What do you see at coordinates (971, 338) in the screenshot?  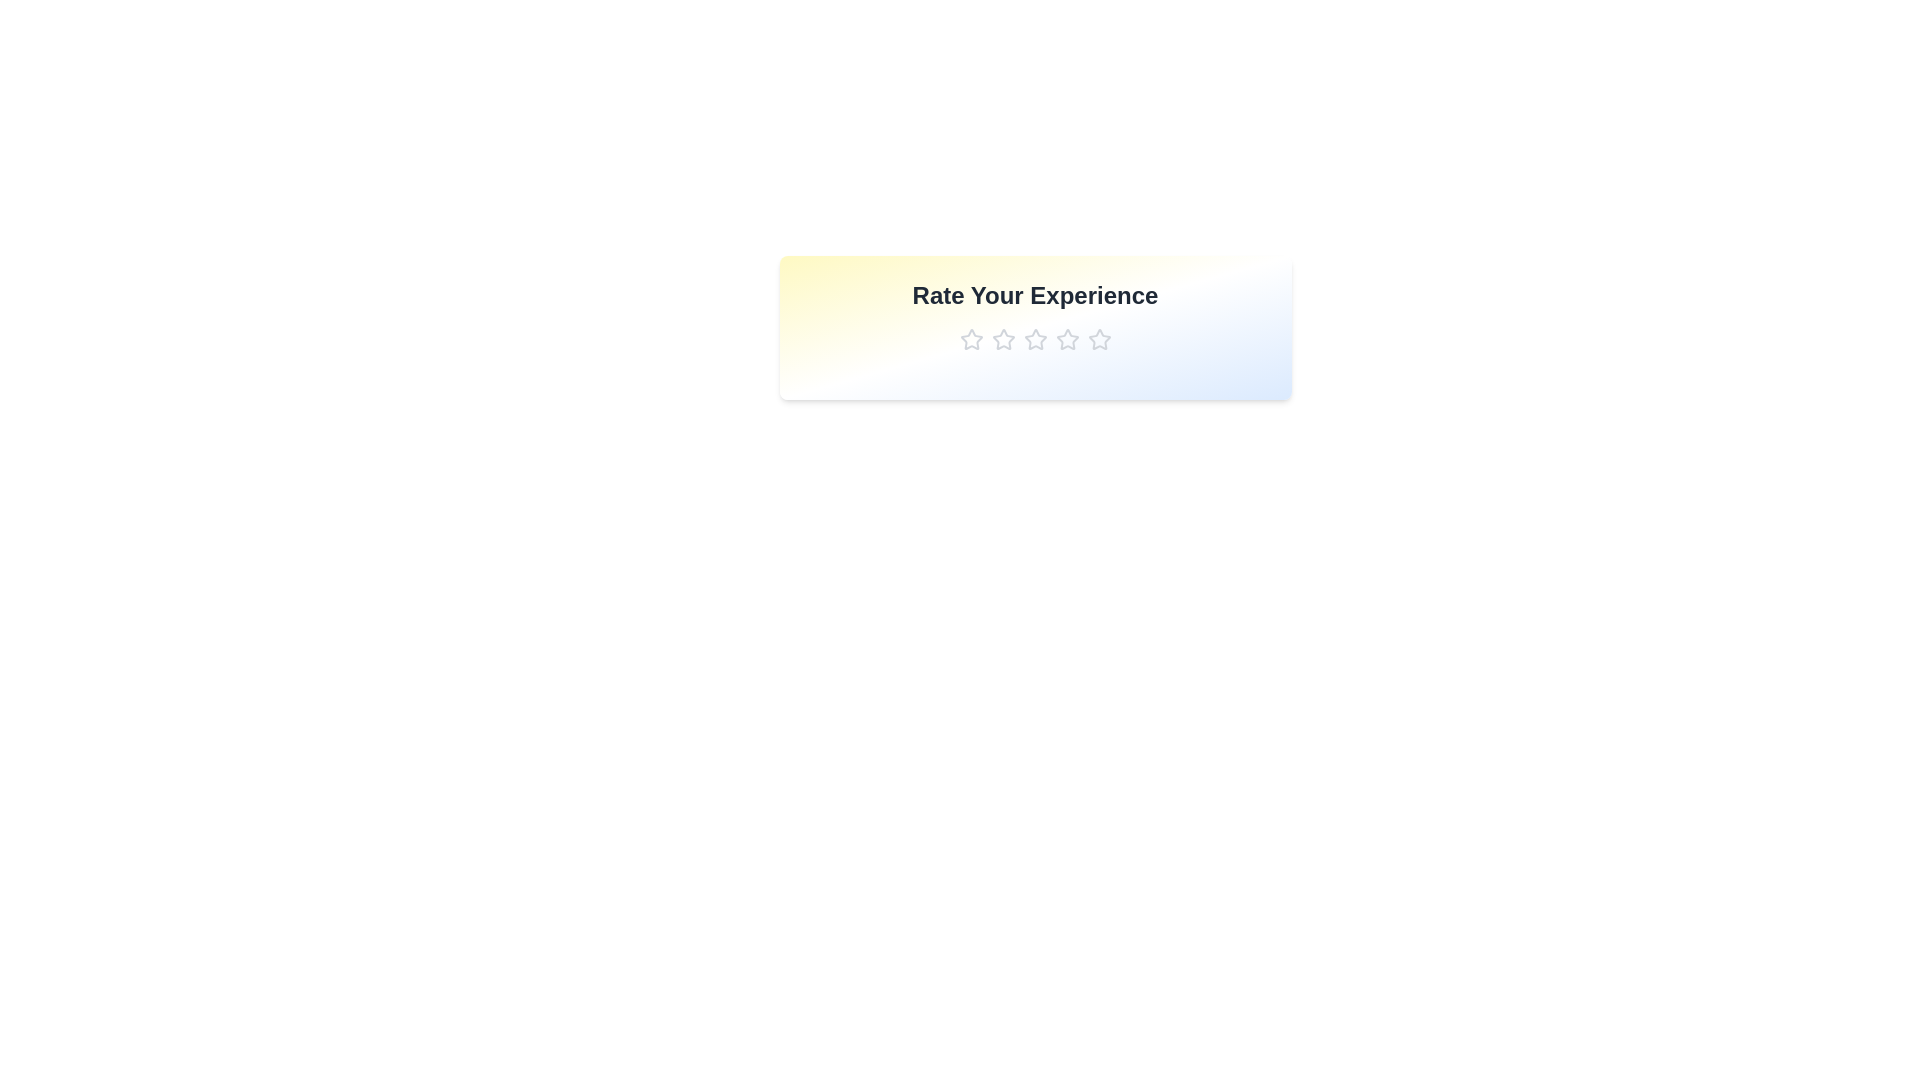 I see `the star corresponding to the rating 1` at bounding box center [971, 338].